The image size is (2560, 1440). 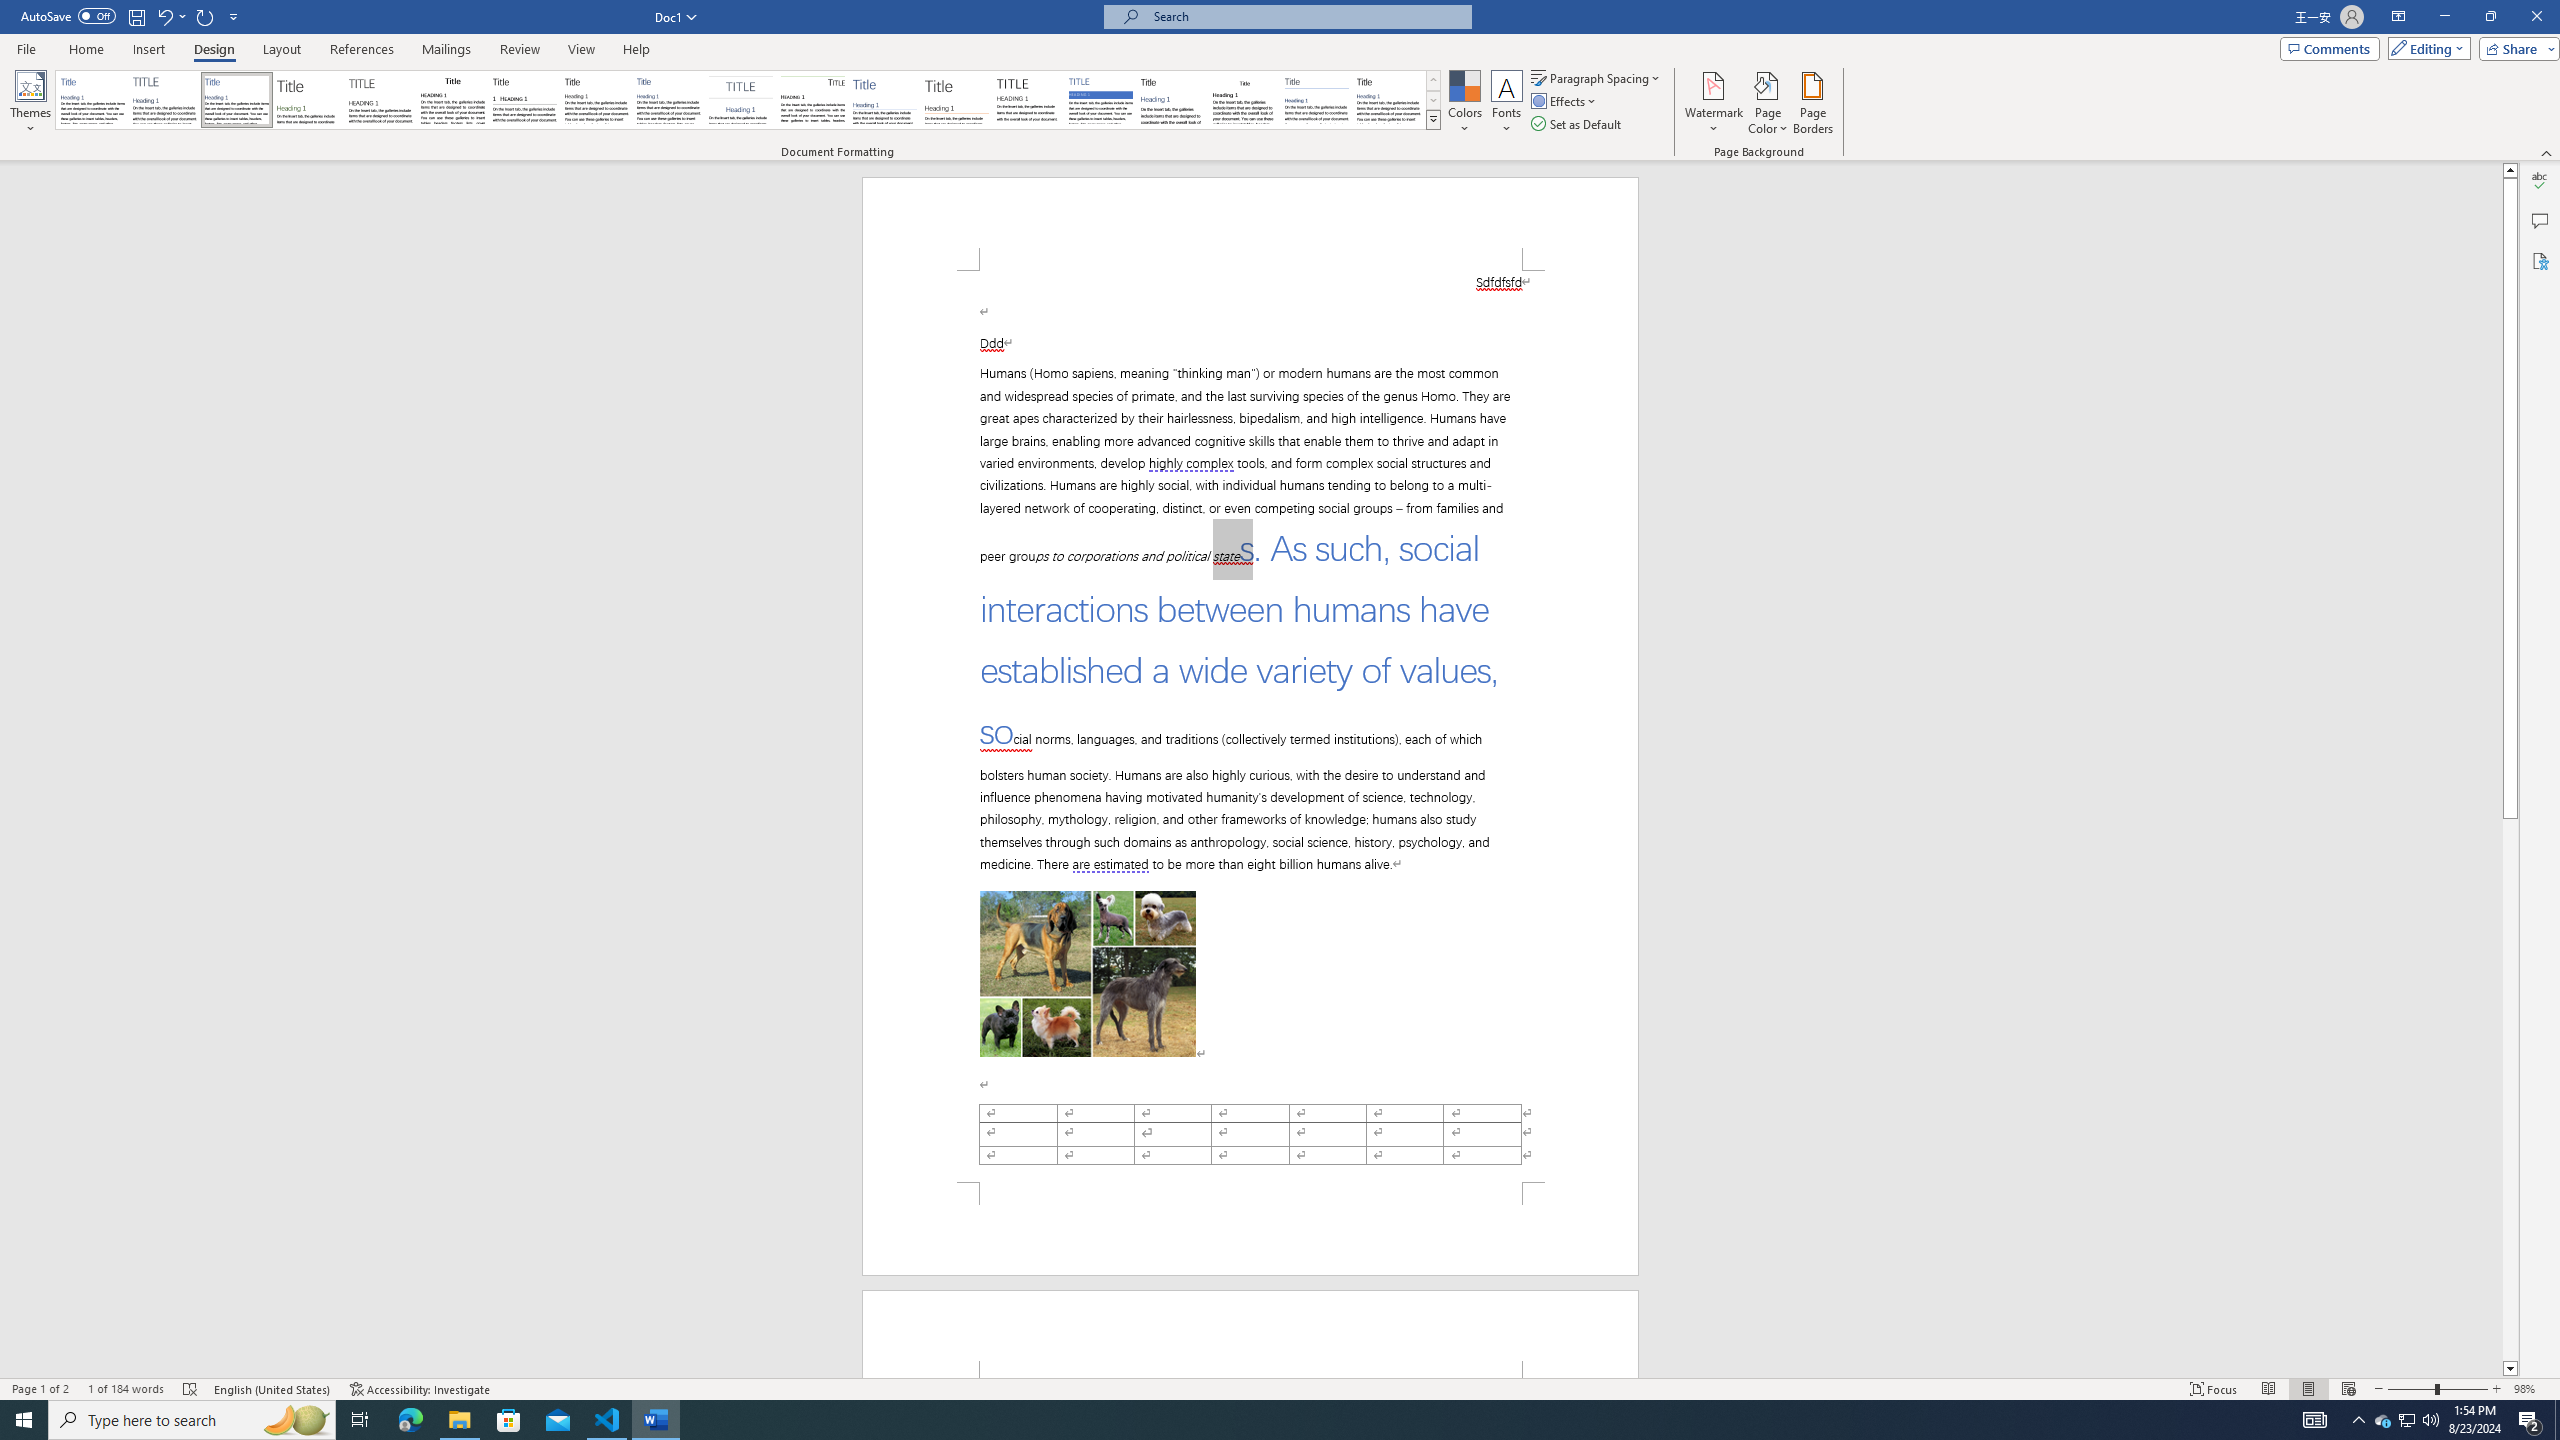 I want to click on 'Repeat Doc Close', so click(x=205, y=15).